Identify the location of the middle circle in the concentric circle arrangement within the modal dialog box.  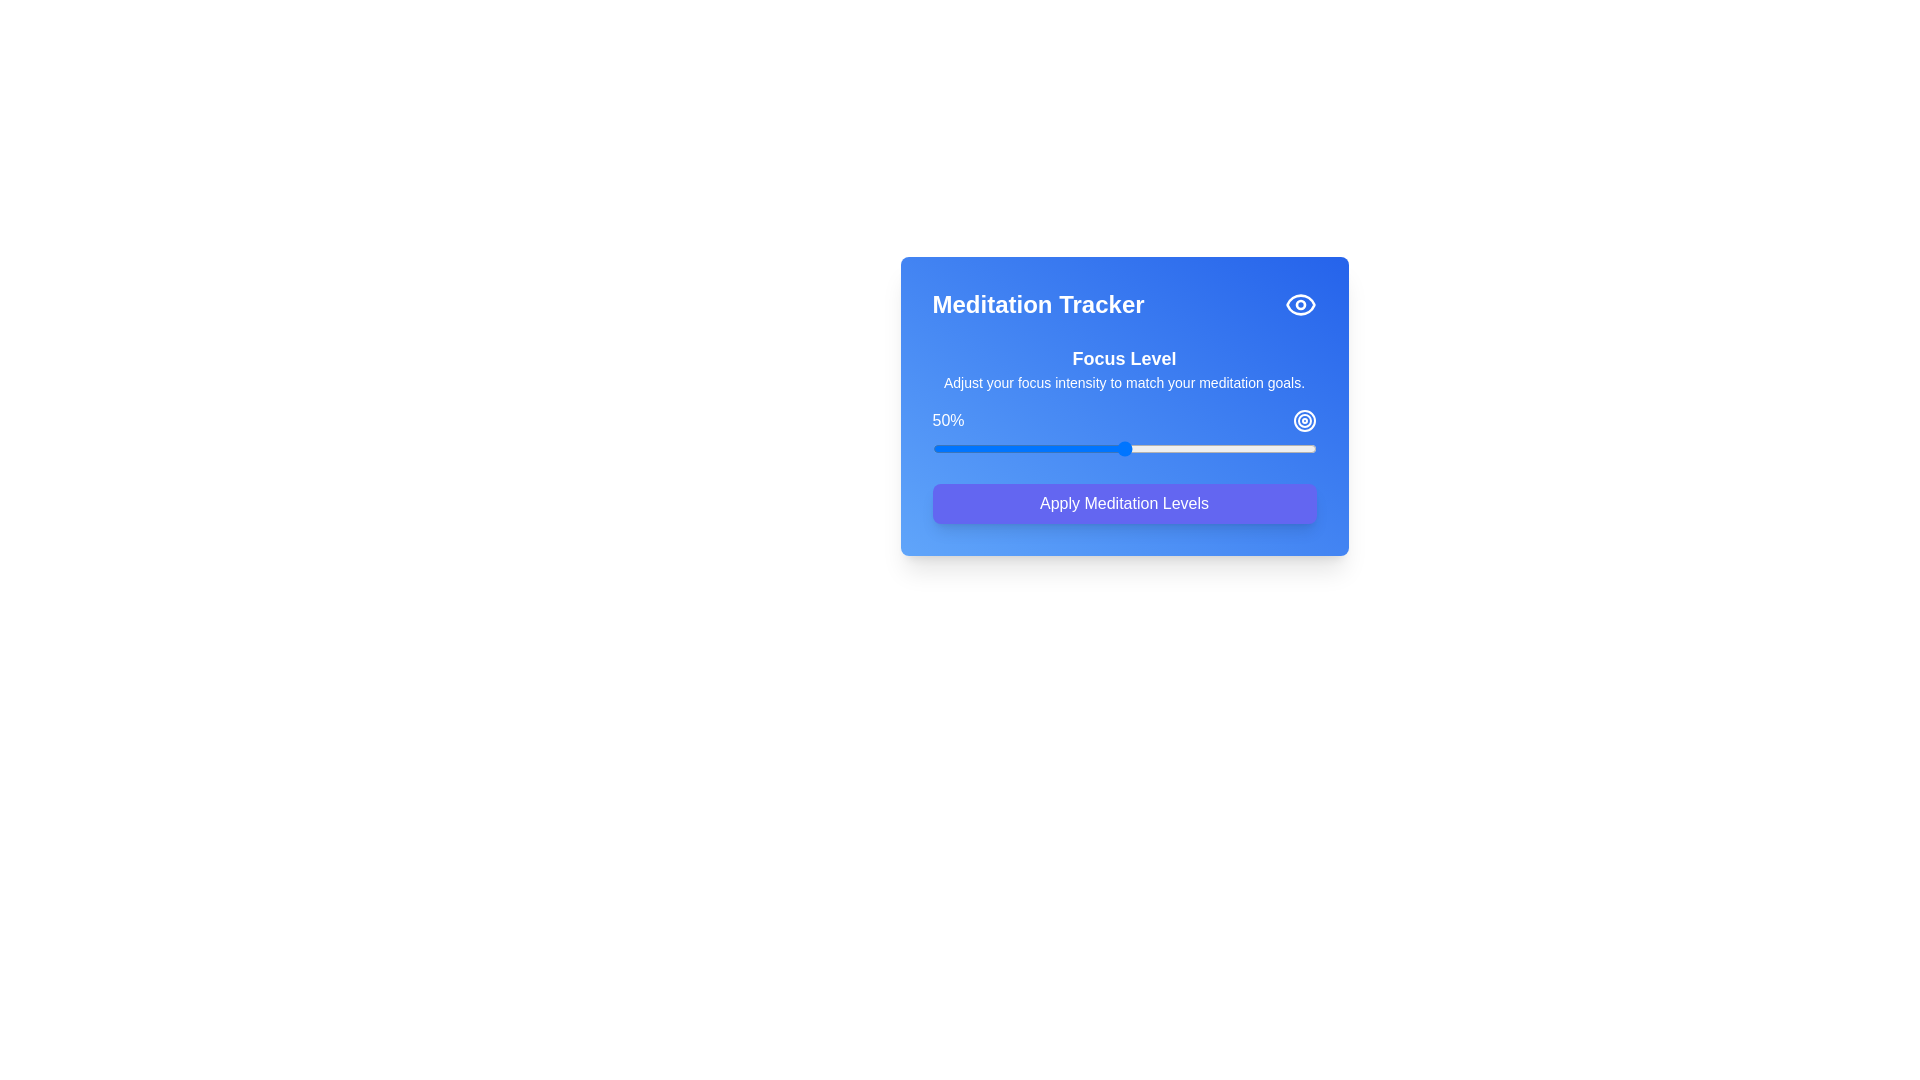
(1304, 419).